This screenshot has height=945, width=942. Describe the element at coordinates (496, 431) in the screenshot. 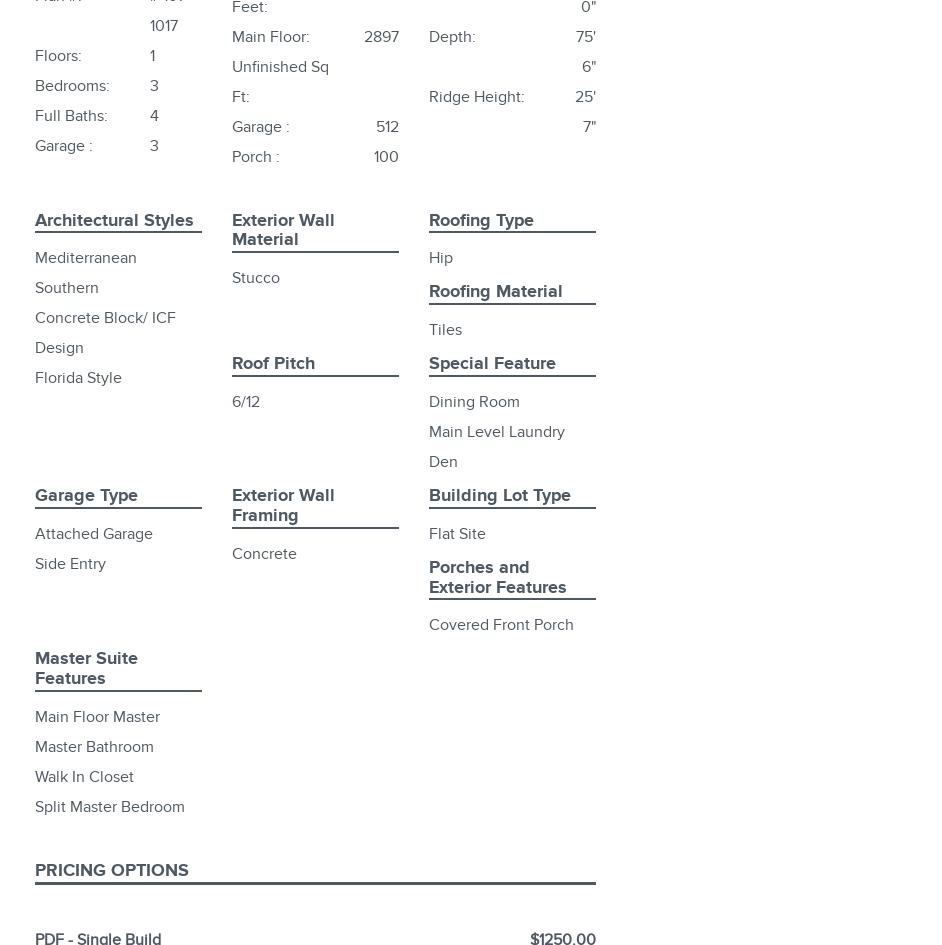

I see `'Main Level Laundry'` at that location.